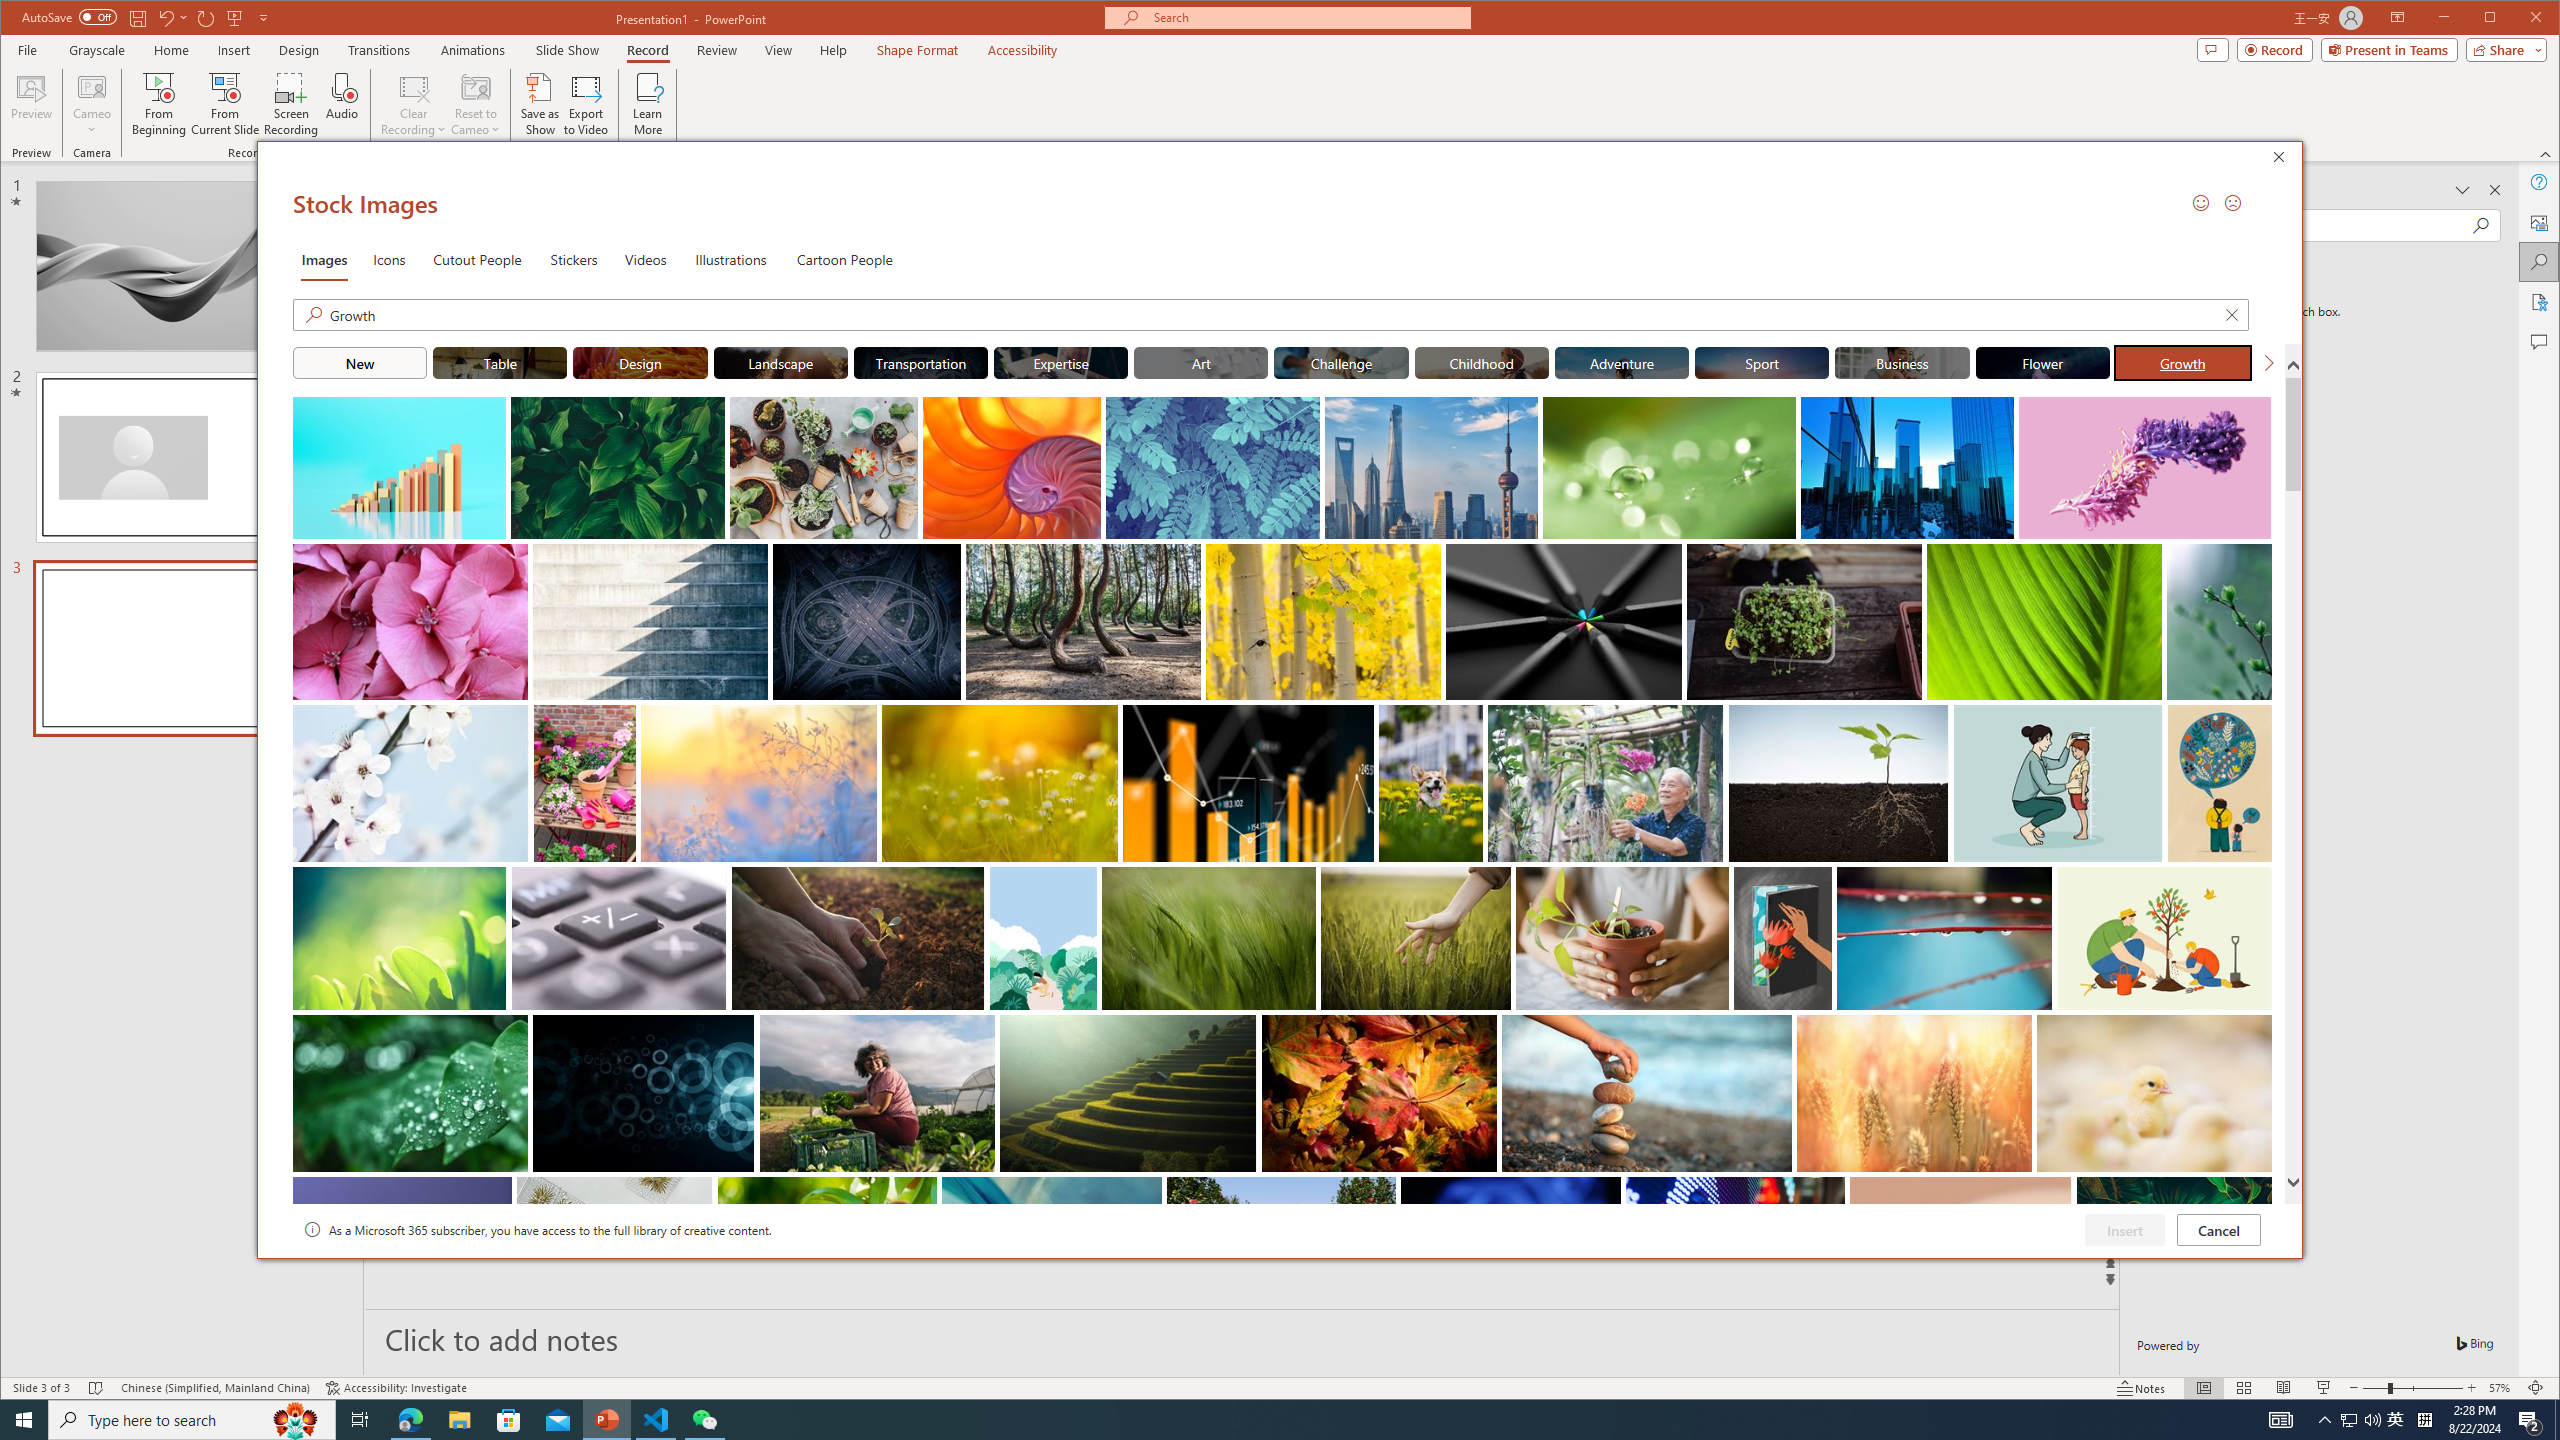  Describe the element at coordinates (146, 18) in the screenshot. I see `'Quick Access Toolbar'` at that location.